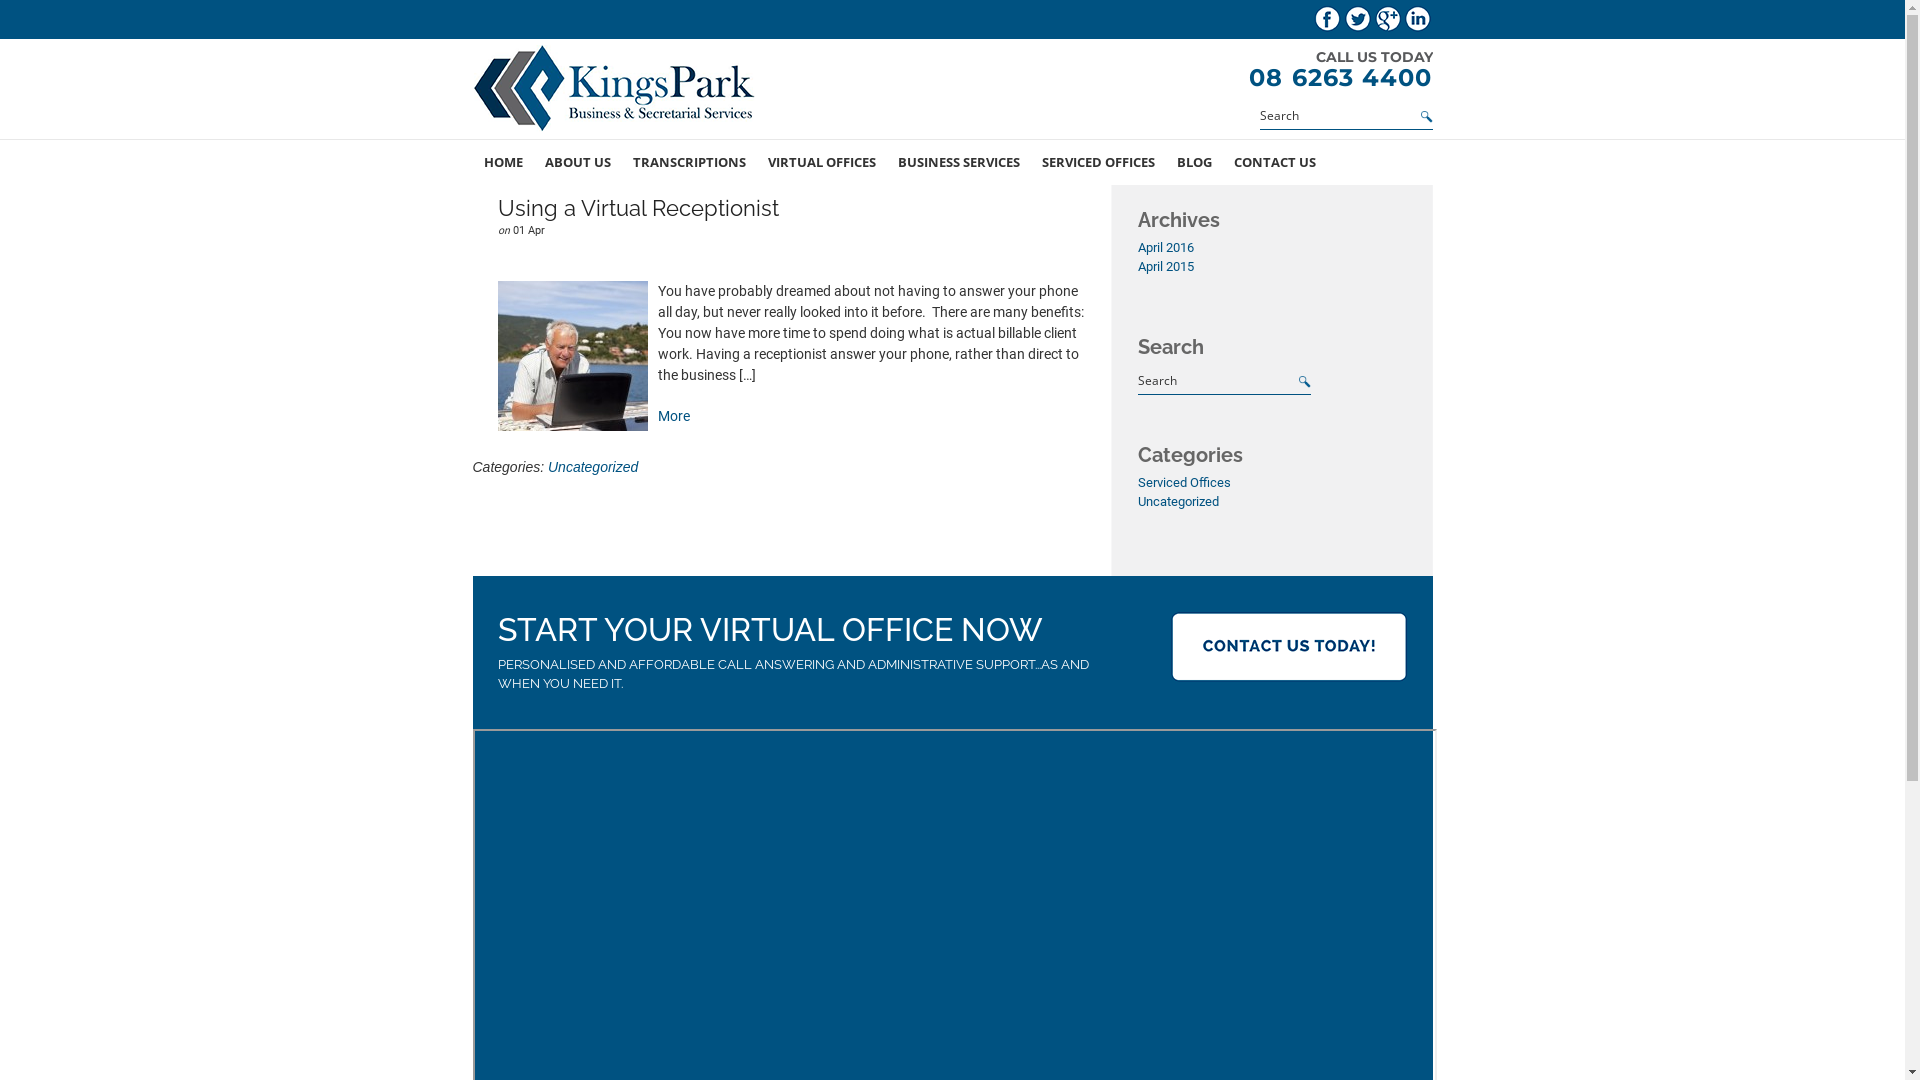 The width and height of the screenshot is (1920, 1080). I want to click on 'BUSINESS SERVICES', so click(957, 161).